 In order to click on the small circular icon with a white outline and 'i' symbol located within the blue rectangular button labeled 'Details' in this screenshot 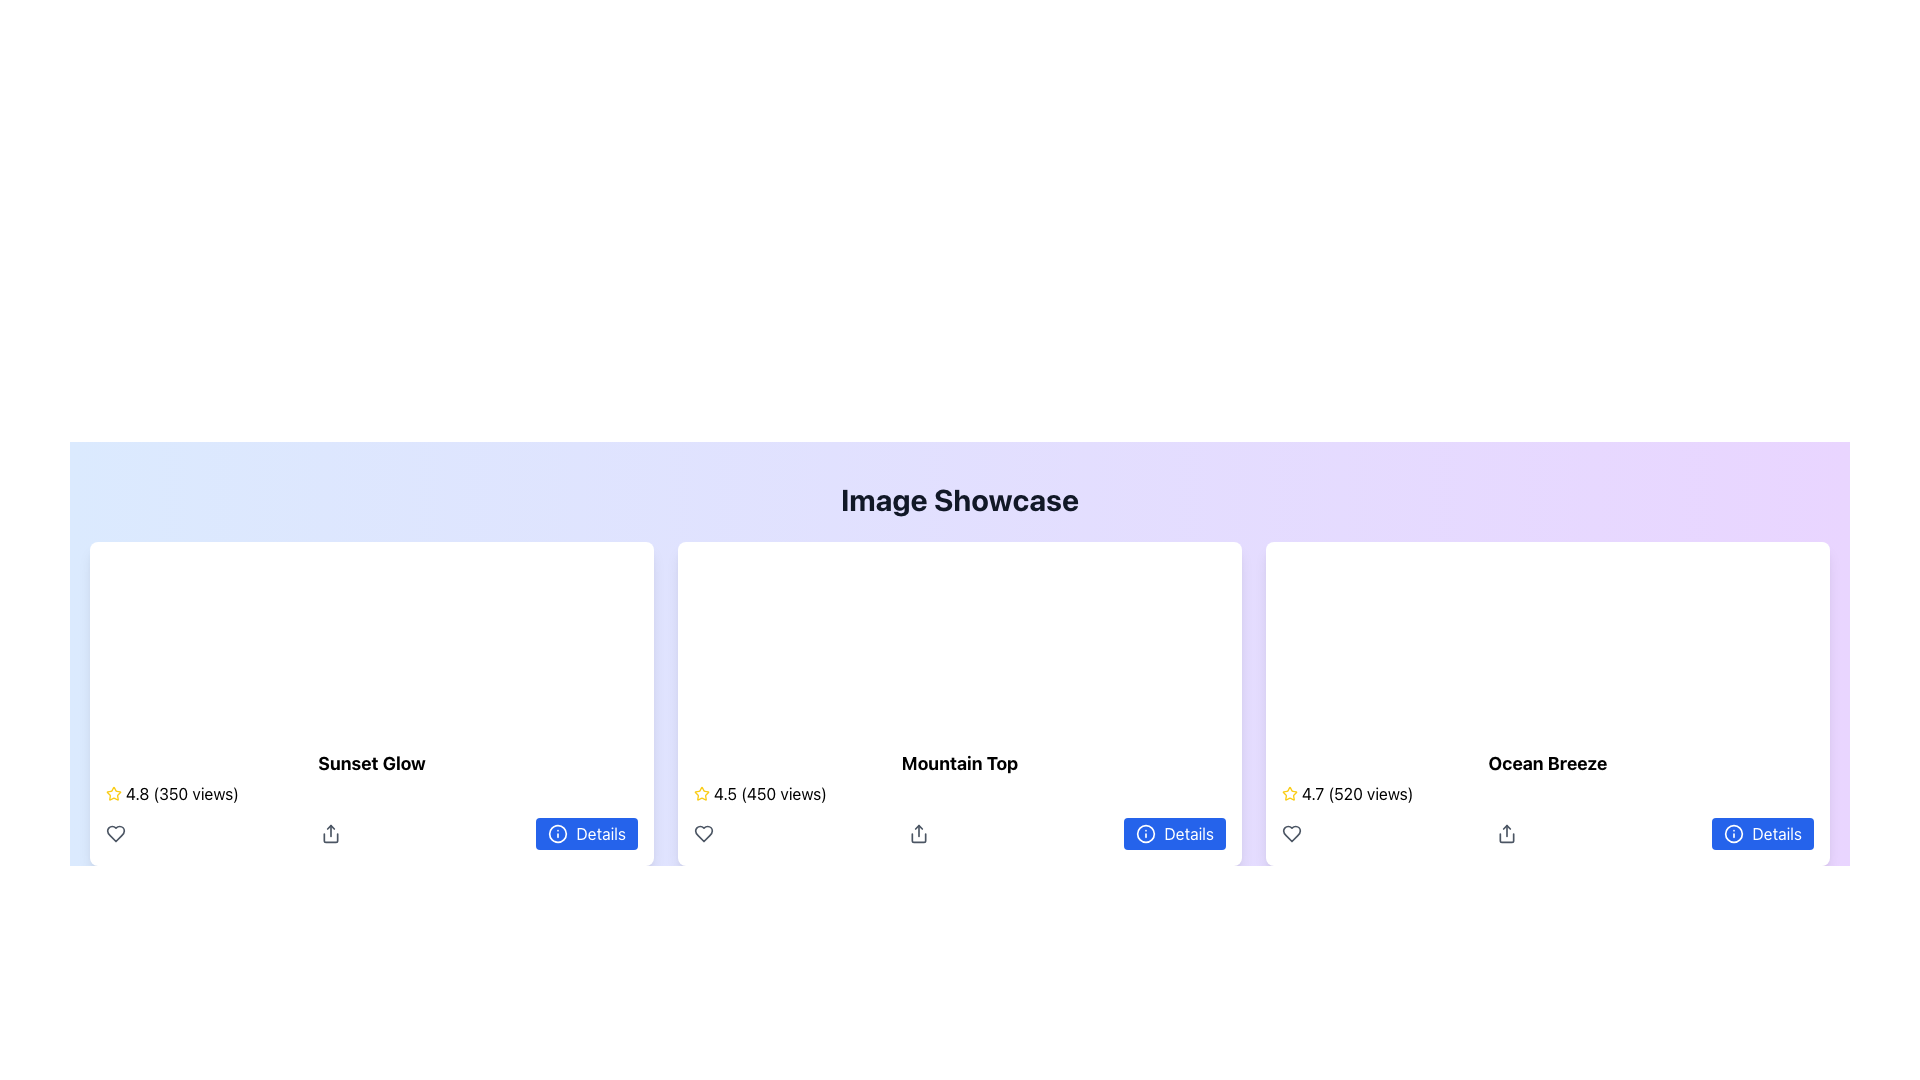, I will do `click(558, 833)`.